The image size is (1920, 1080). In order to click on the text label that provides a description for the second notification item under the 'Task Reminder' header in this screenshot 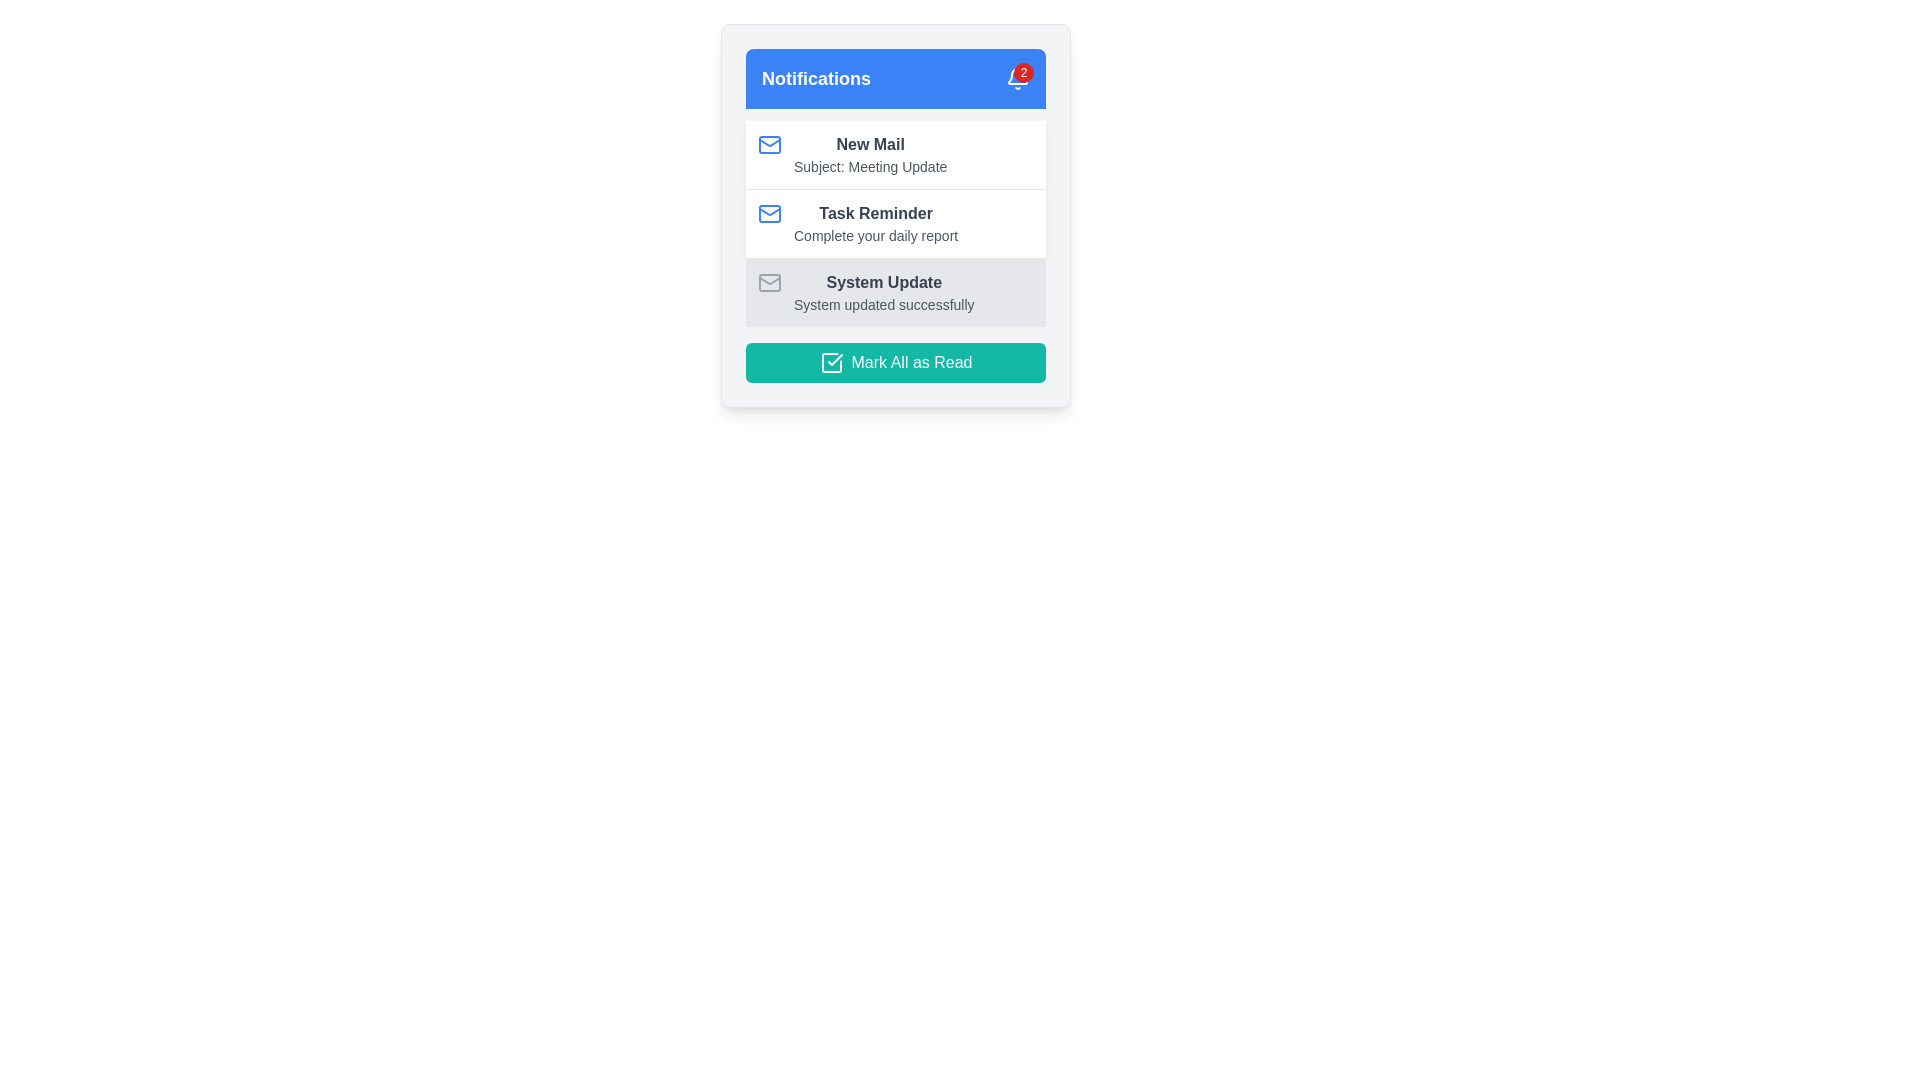, I will do `click(876, 234)`.